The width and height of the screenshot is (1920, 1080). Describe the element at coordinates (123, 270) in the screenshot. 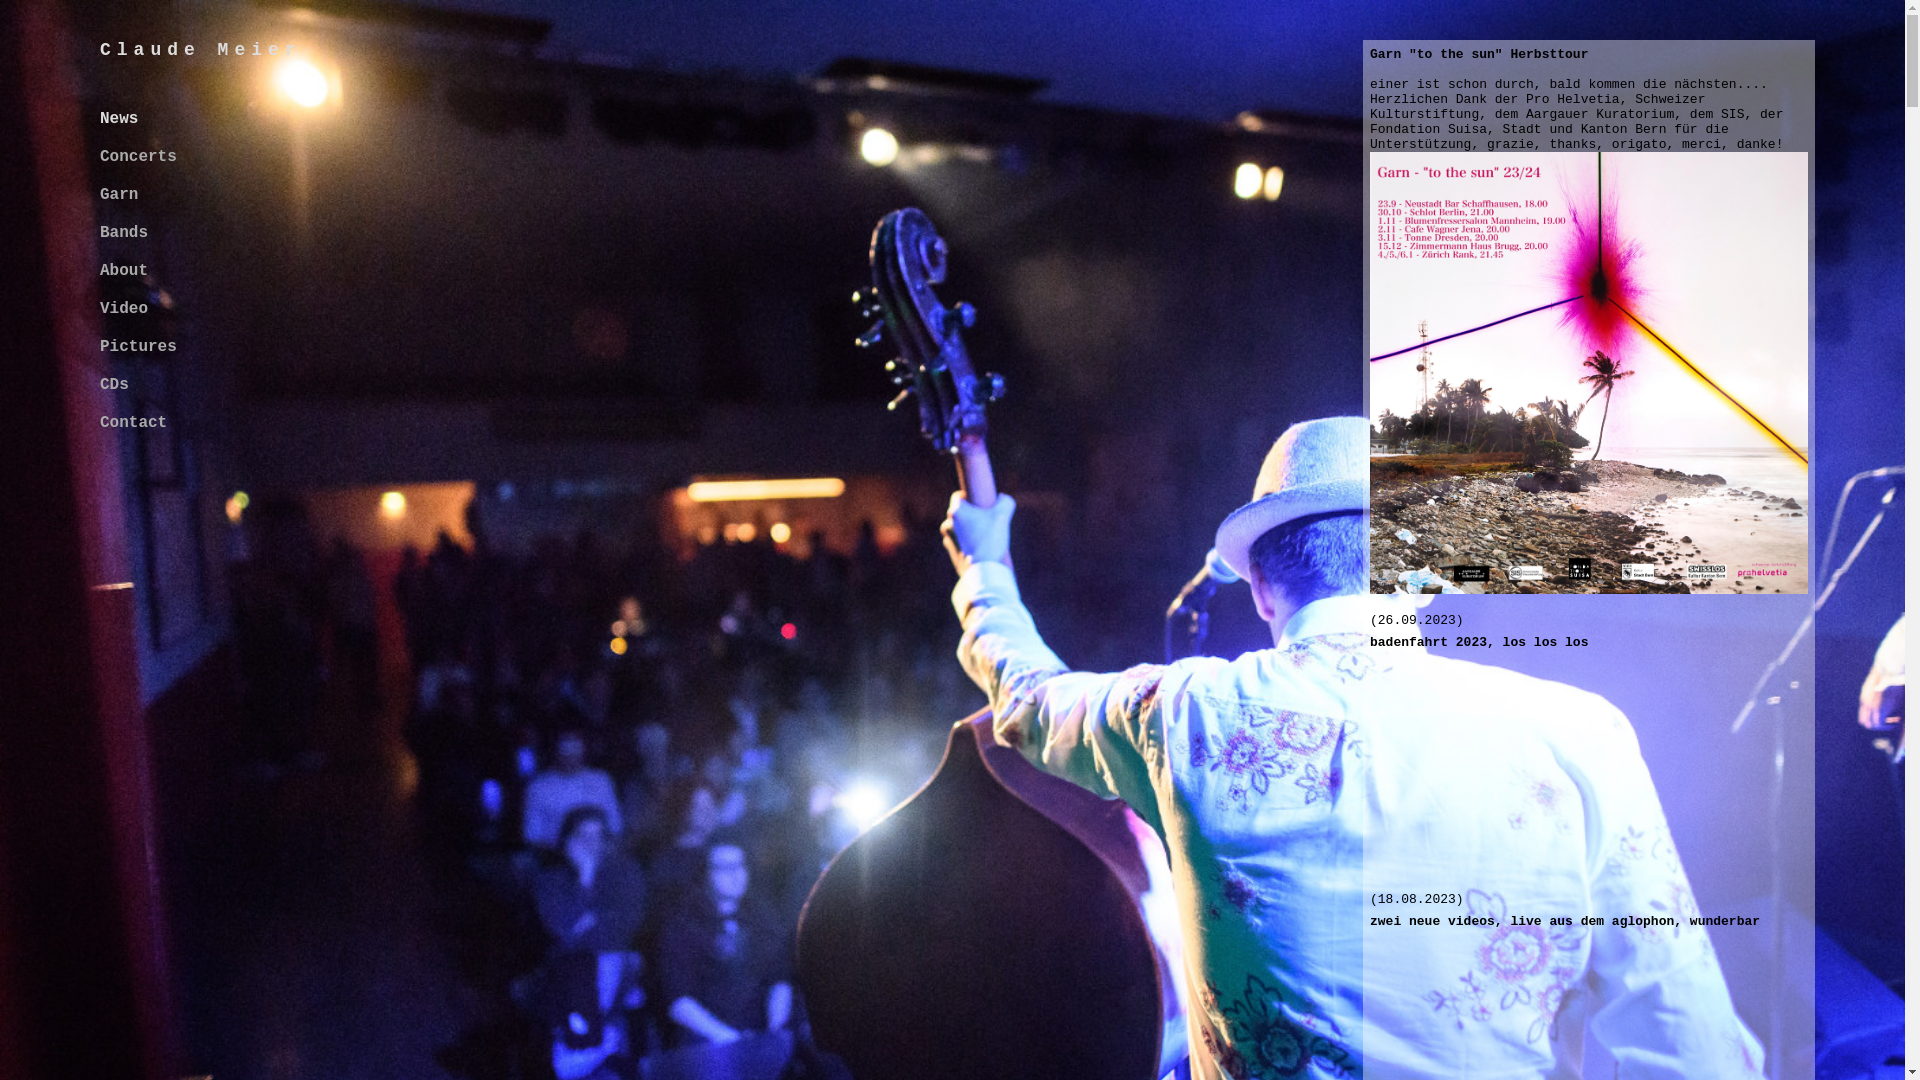

I see `'About'` at that location.